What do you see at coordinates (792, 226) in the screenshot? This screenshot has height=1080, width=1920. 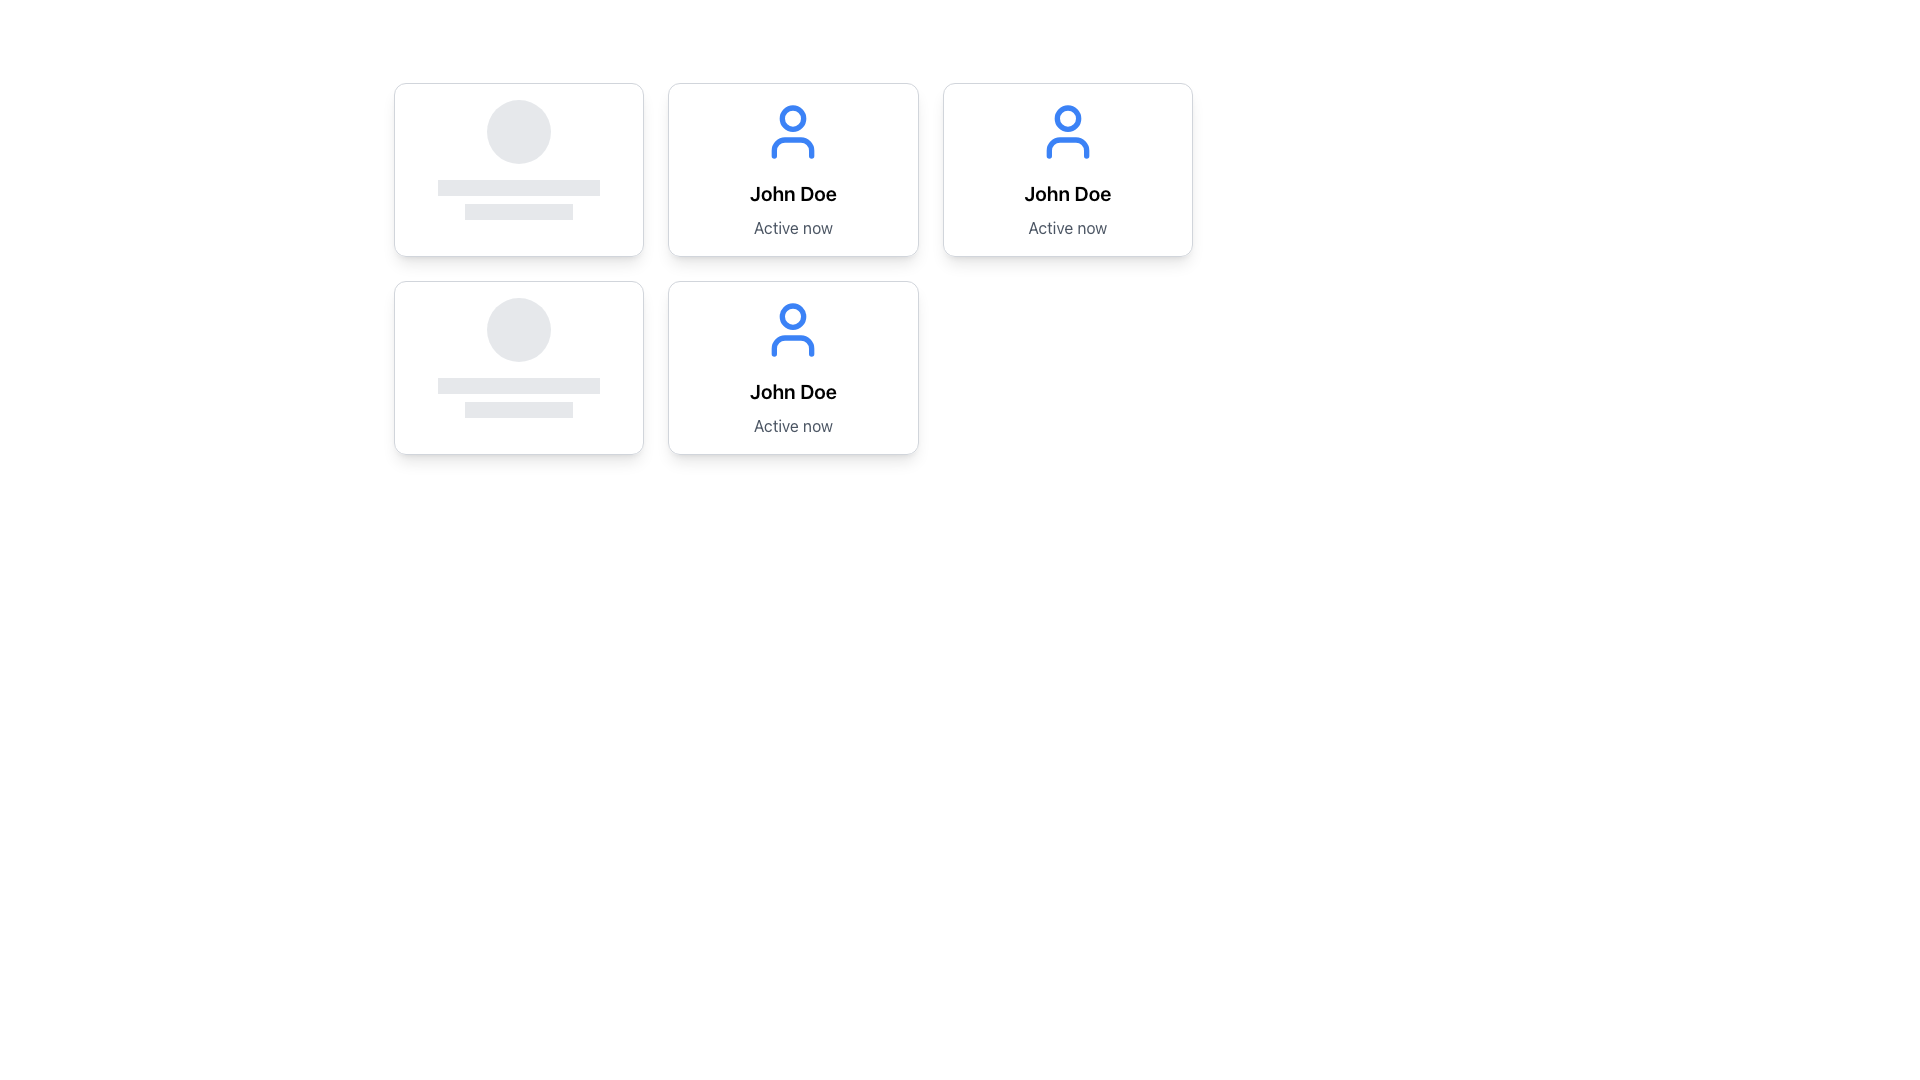 I see `status text of the Text Label indicating the current activity state of 'John Doe' on the profile card, which is centrally aligned at the bottom of the layout` at bounding box center [792, 226].